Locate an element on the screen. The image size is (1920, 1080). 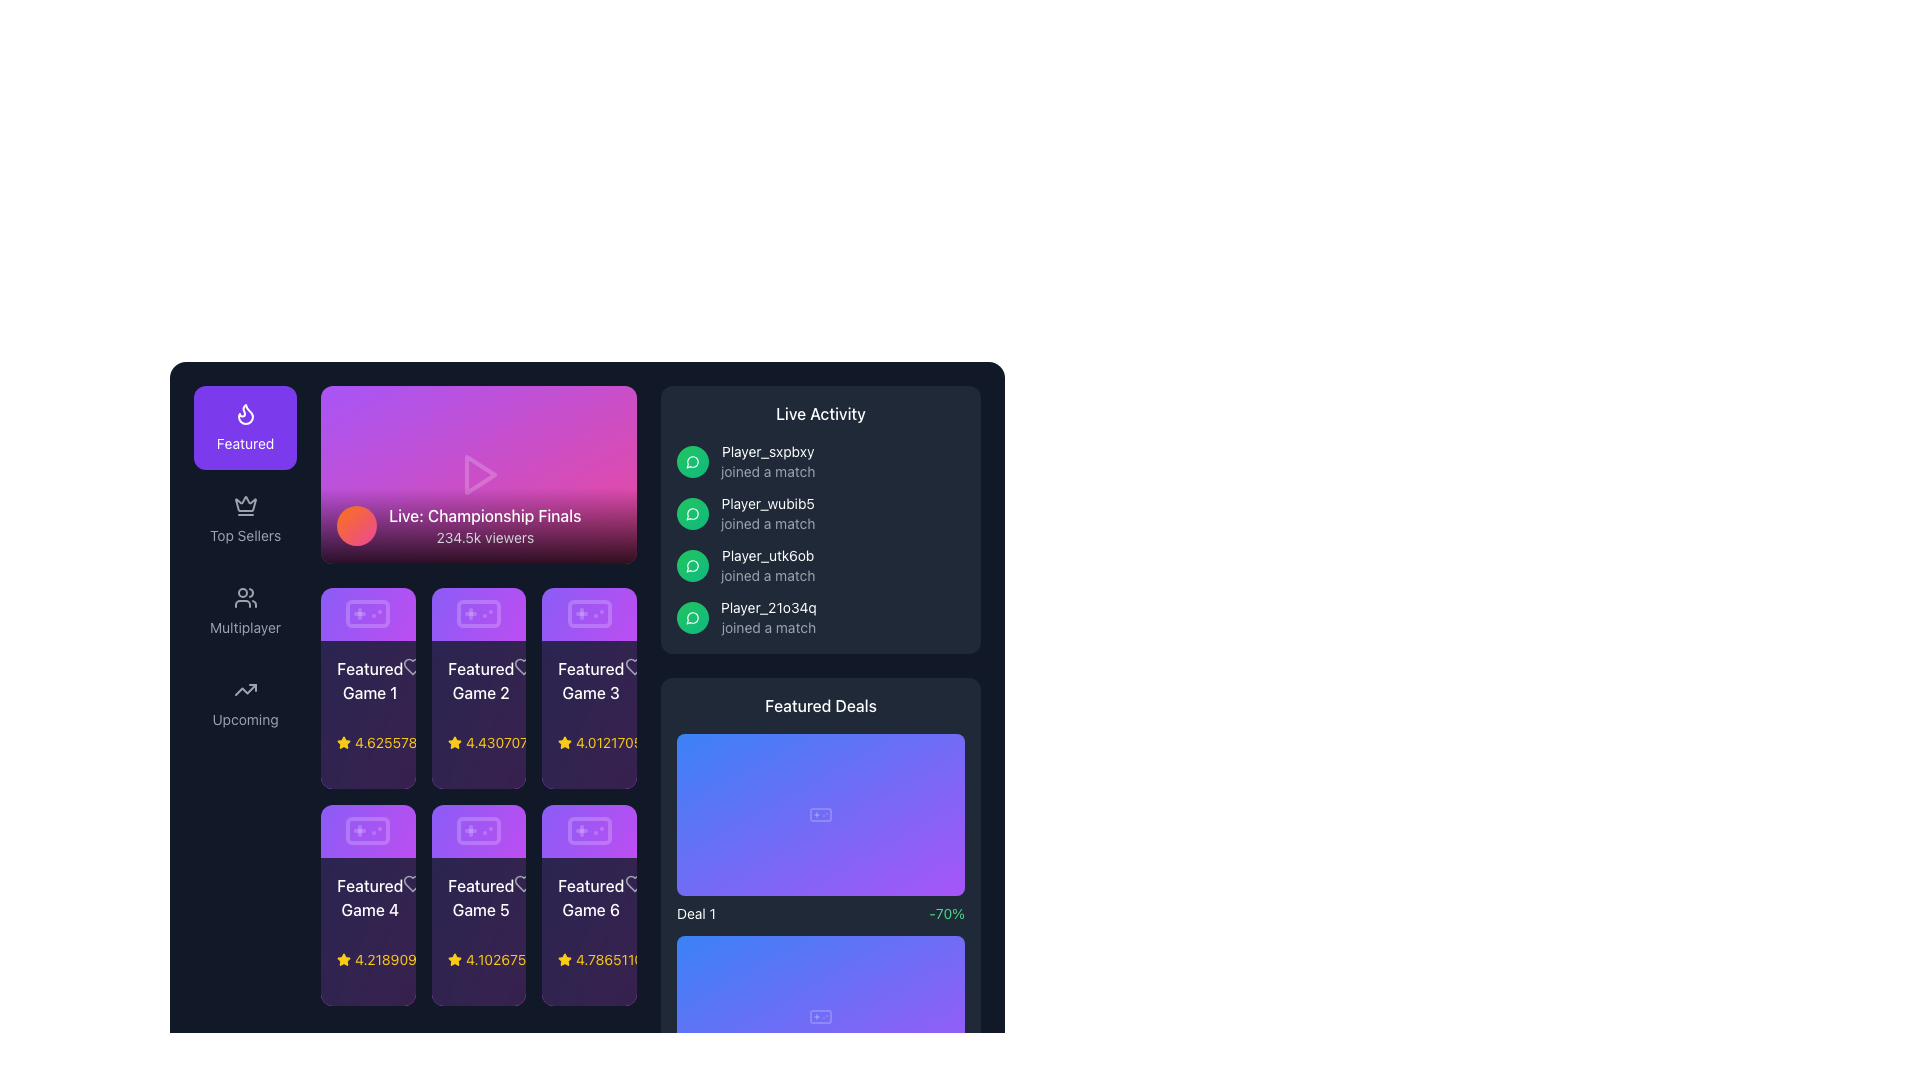
the static text element that informs the user about 'Player_sxpbxy' joining a game, located in the 'Live Activity' section on the right pane of the interface is located at coordinates (767, 462).